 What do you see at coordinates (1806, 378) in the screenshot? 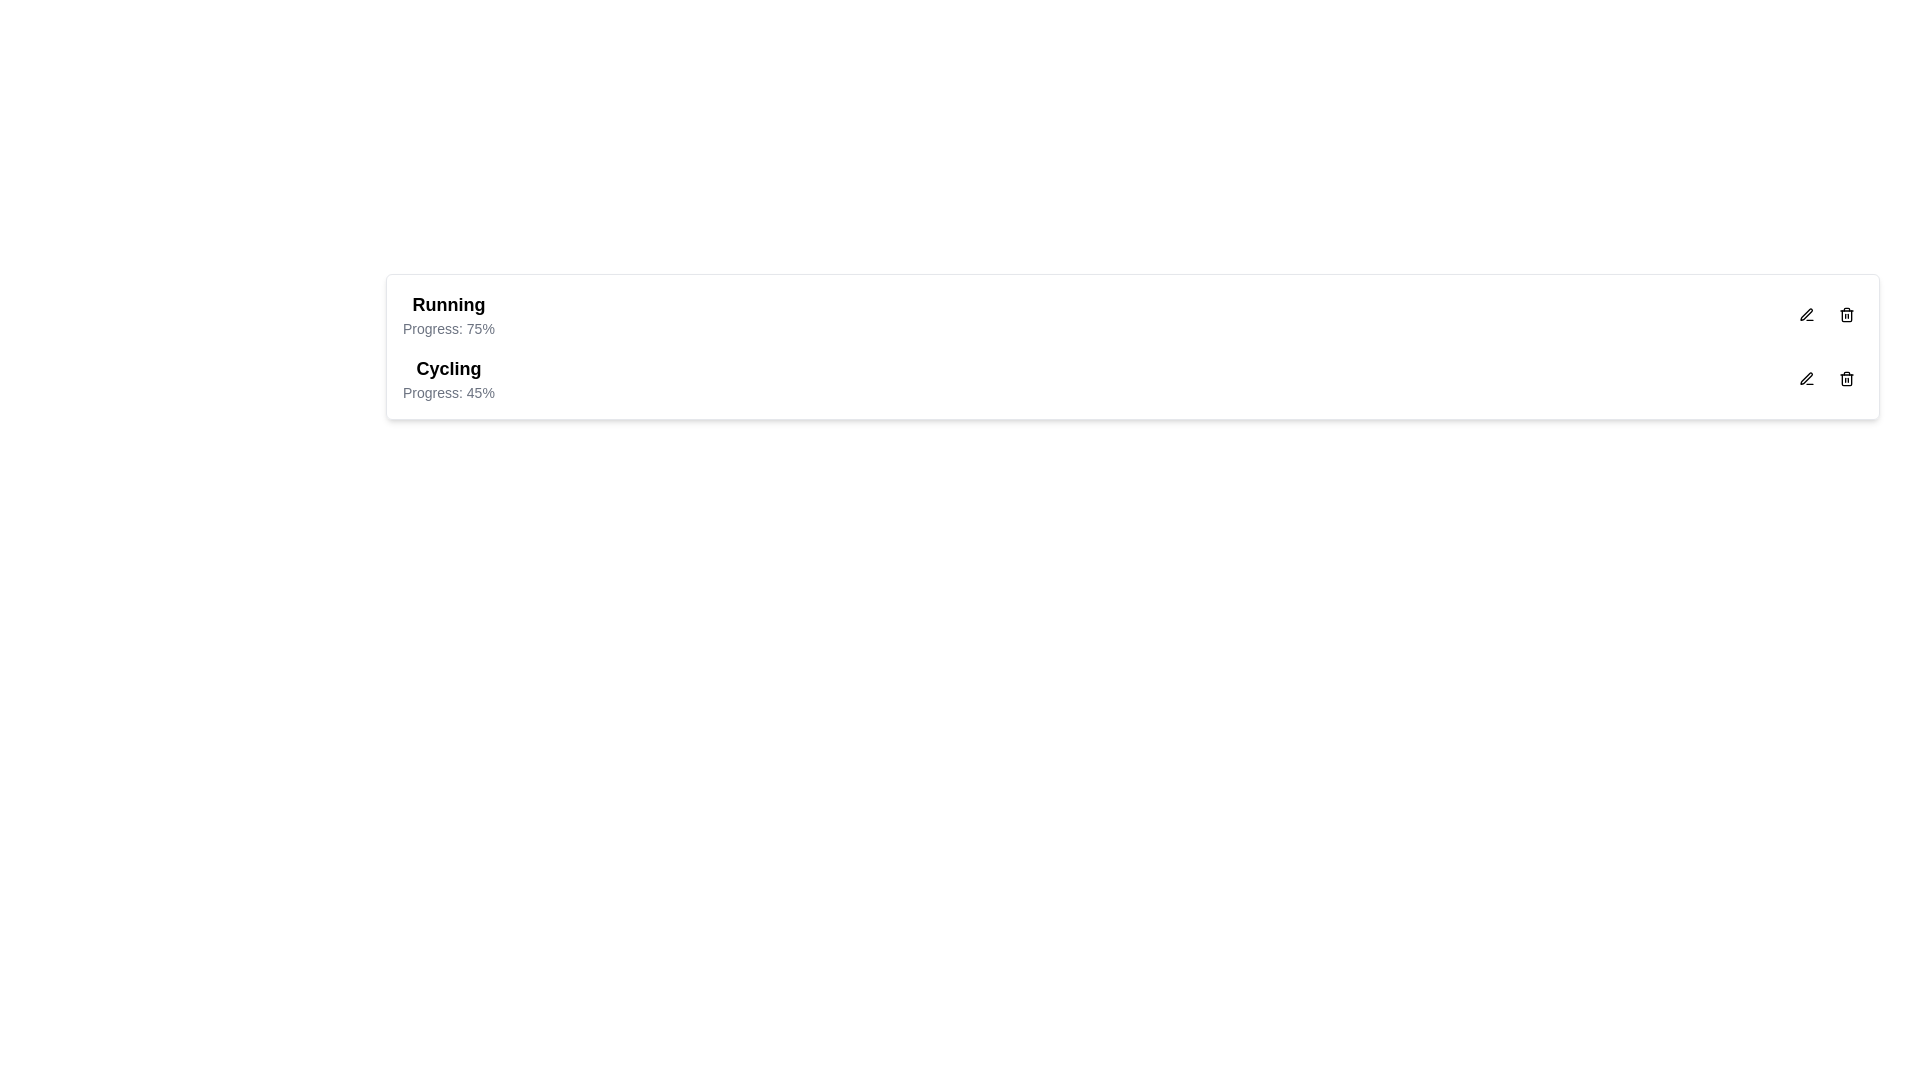
I see `the small circular button with a pen or edit icon inside, located on the rightmost side of the 'Cycling' section` at bounding box center [1806, 378].